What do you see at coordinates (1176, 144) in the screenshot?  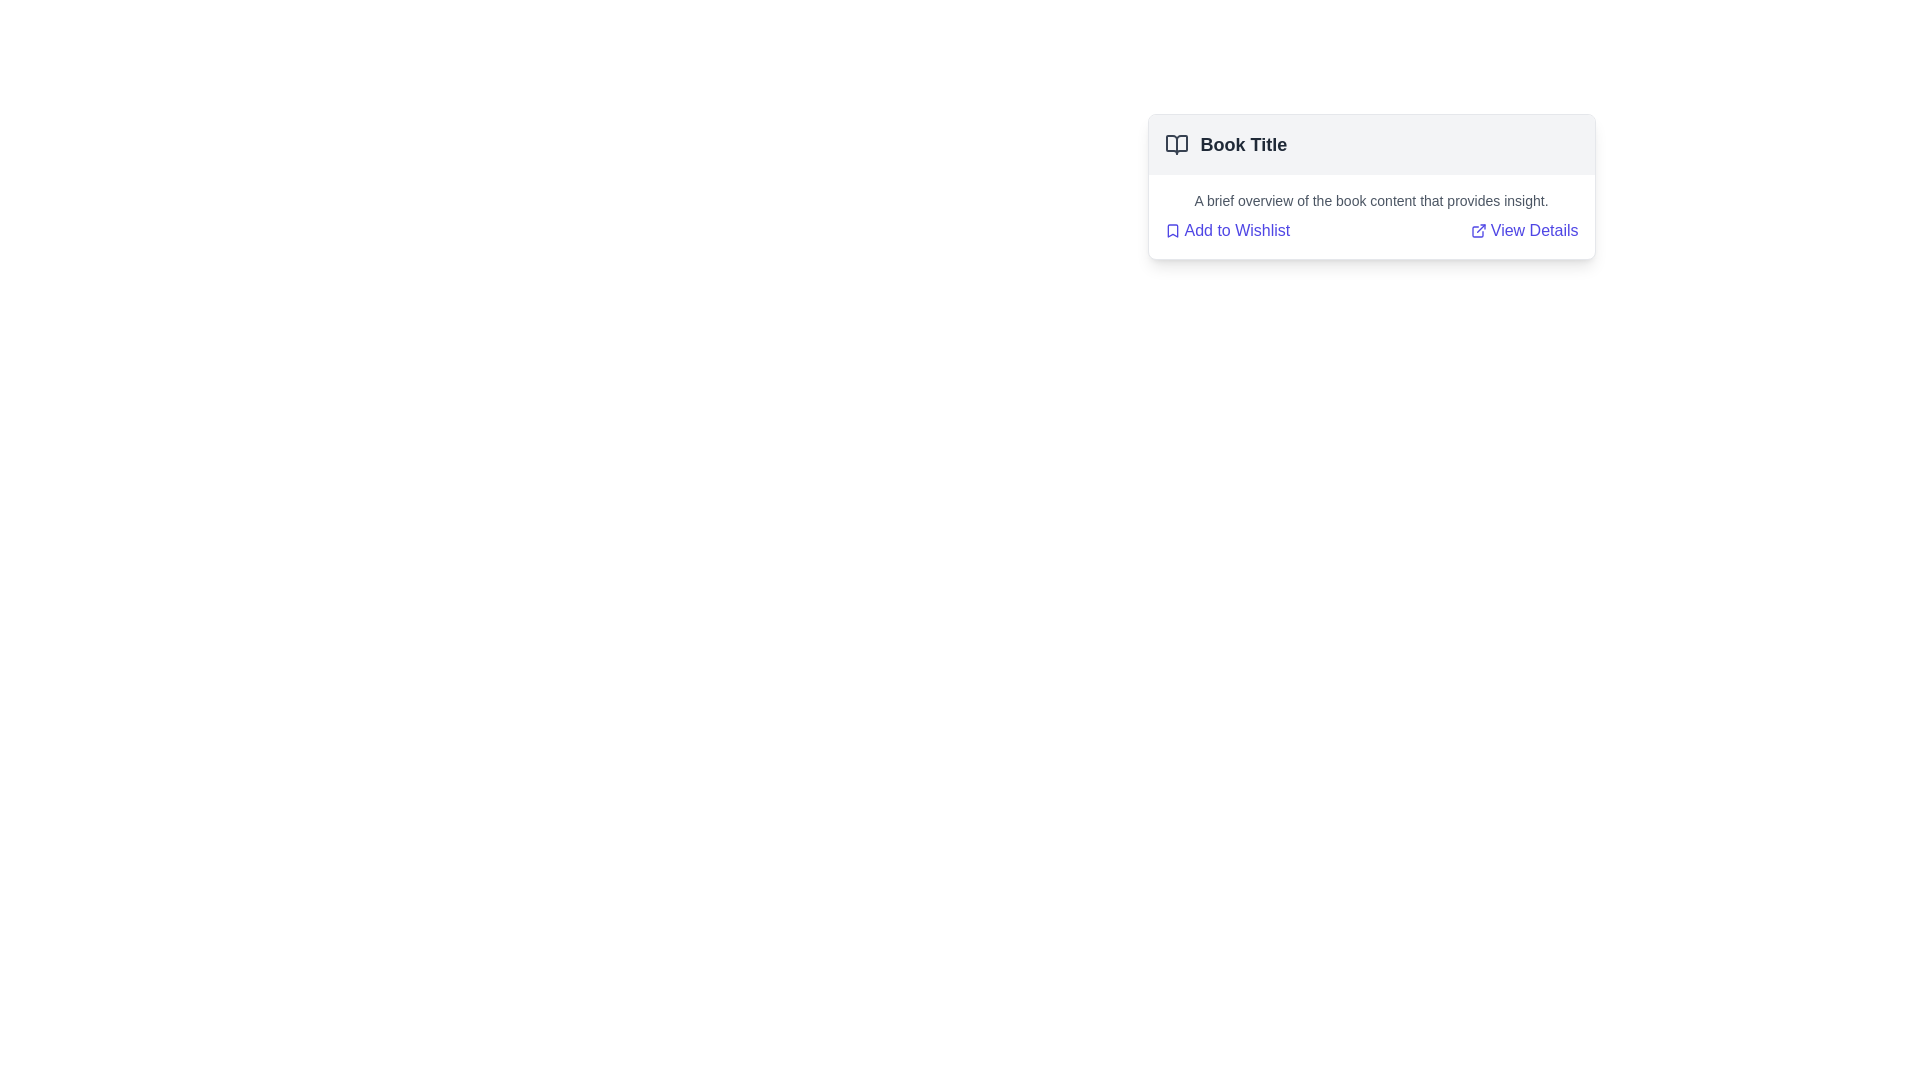 I see `the SVG graphic icon representing an open book located to the left of the title text 'Book Title'` at bounding box center [1176, 144].